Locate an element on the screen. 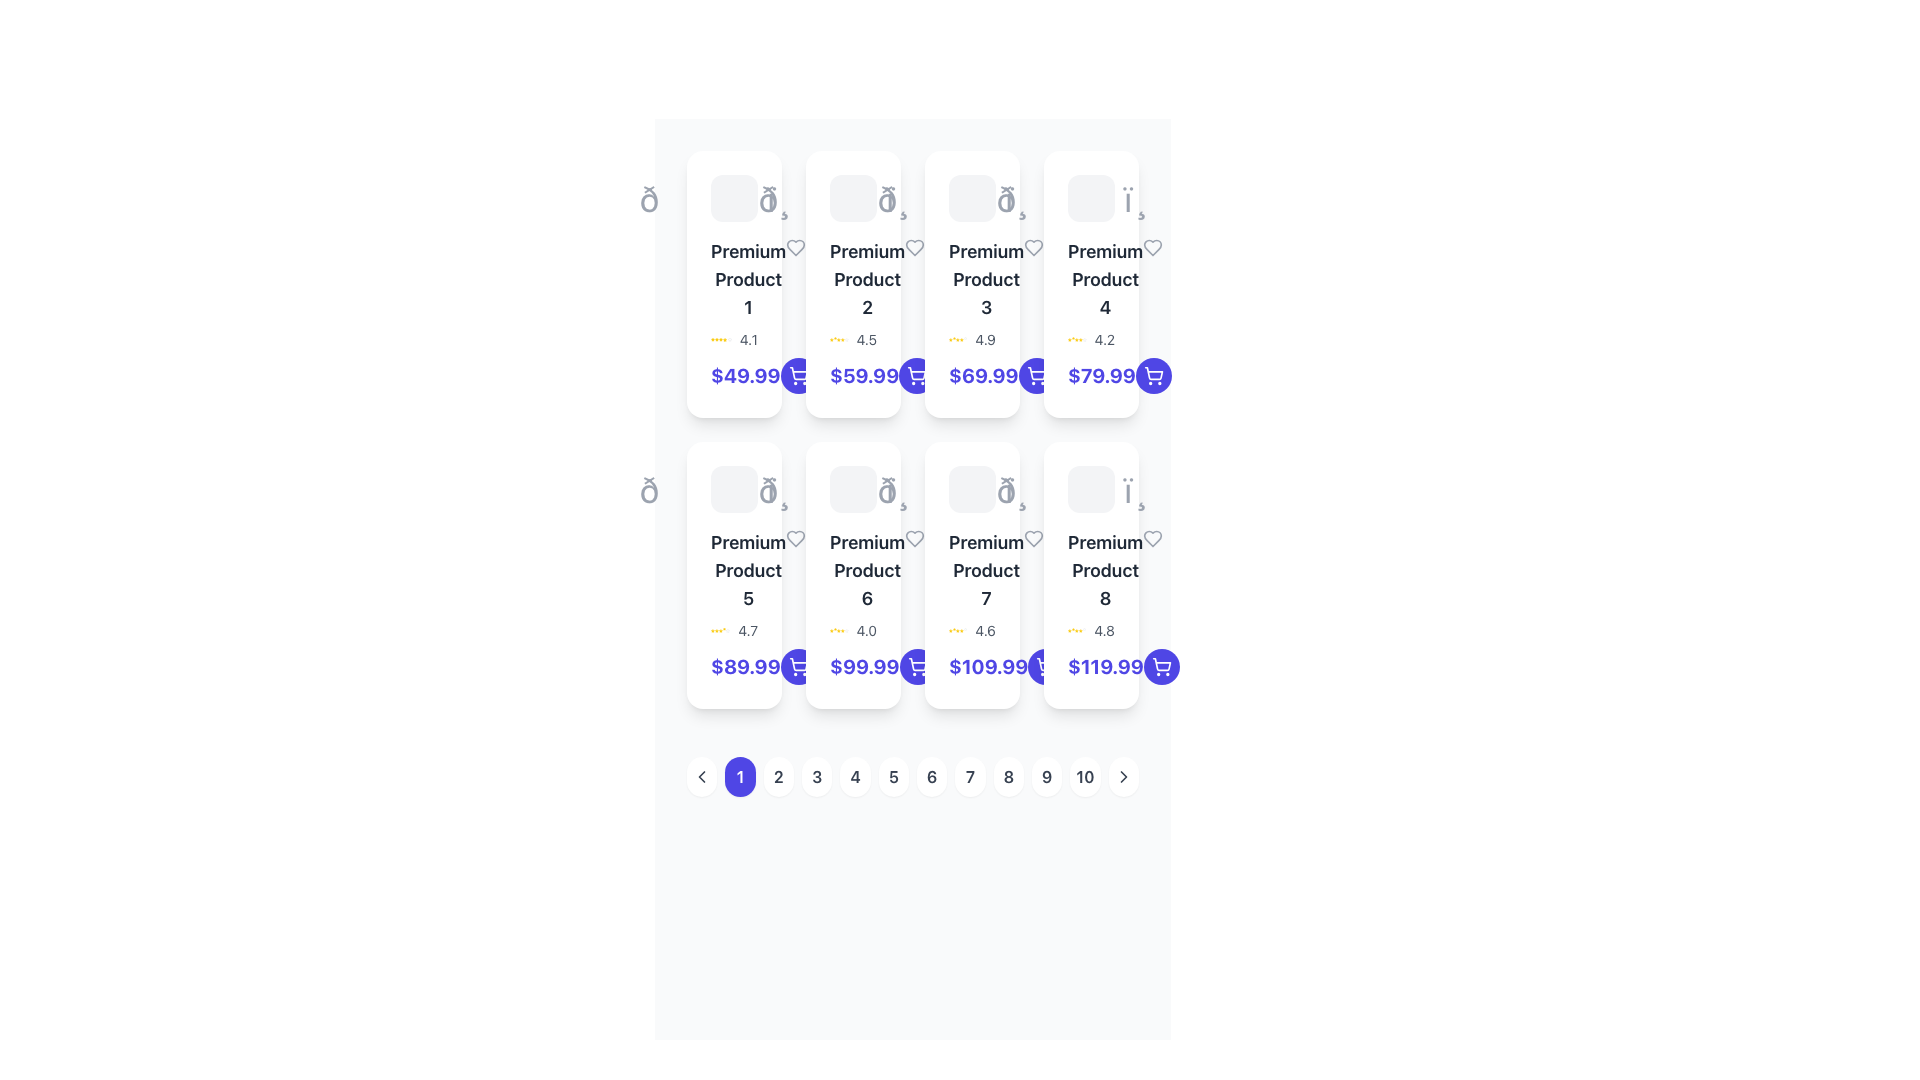  the first star rating icon indicating a rating value of '4.1' for 'Premium Product 1' is located at coordinates (713, 338).